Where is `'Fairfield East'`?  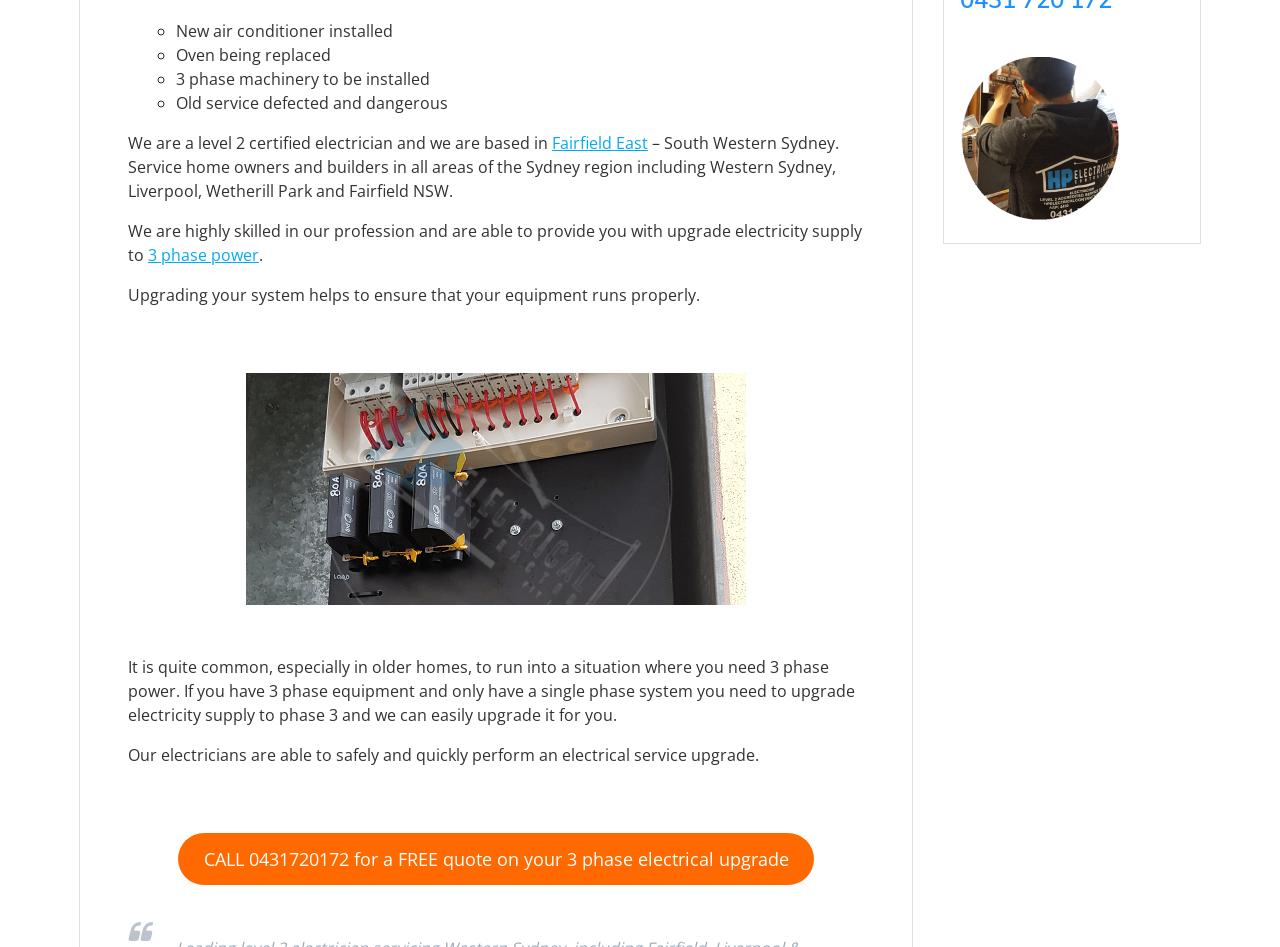 'Fairfield East' is located at coordinates (599, 140).